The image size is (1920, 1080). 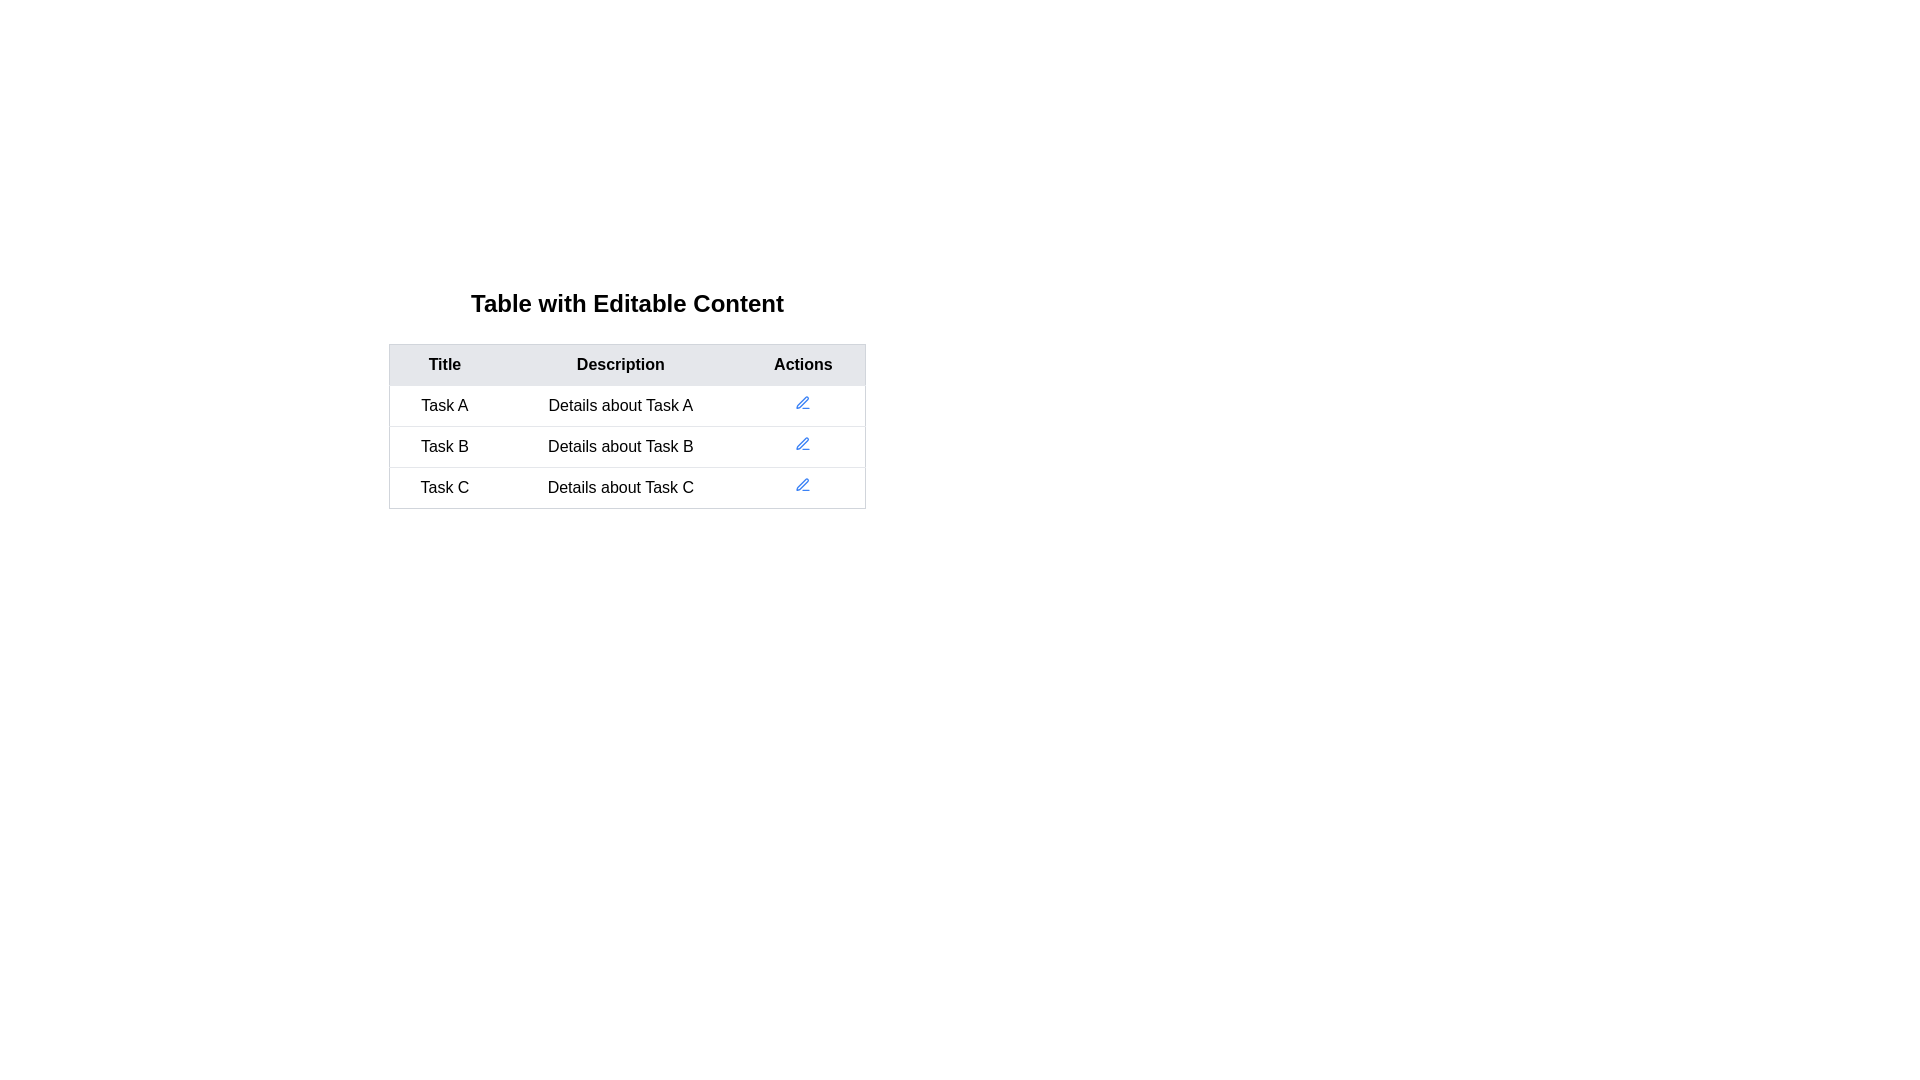 What do you see at coordinates (443, 446) in the screenshot?
I see `the Text label that serves as the title of the task, located in the second row under the 'Title' heading of the table, between 'Task A' and 'Task C'` at bounding box center [443, 446].